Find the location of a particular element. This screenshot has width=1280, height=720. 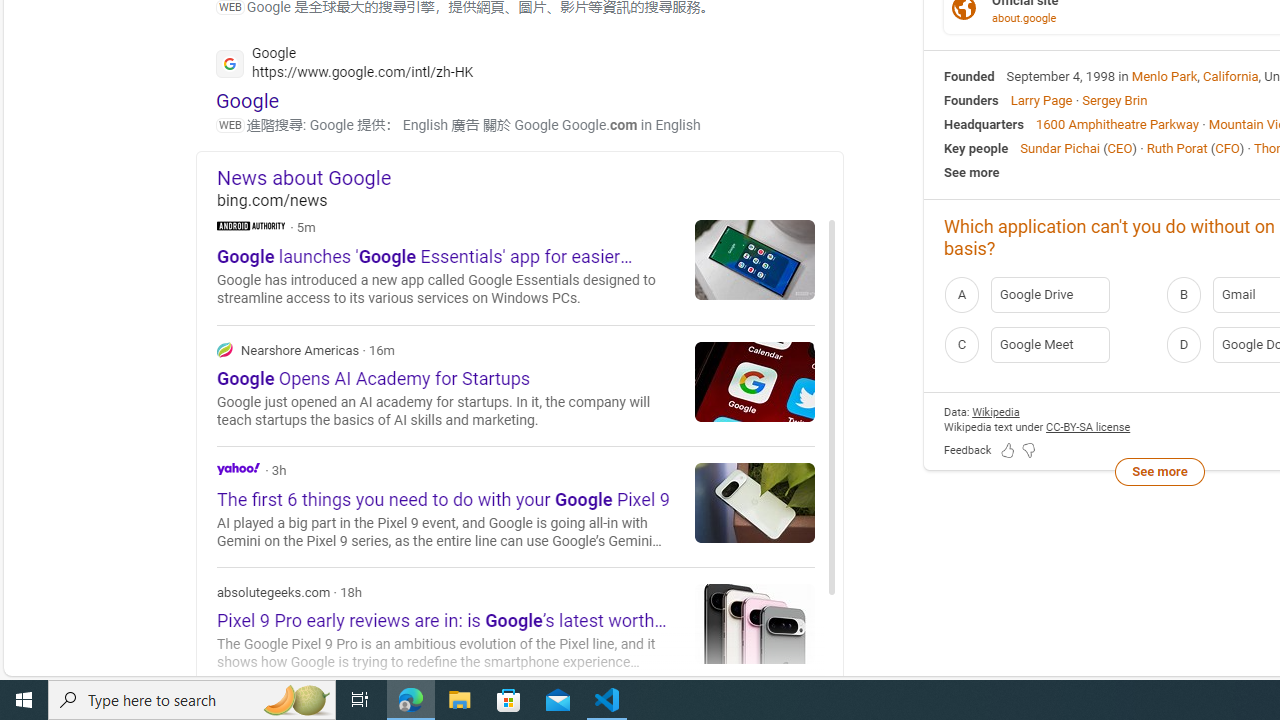

'Ruth Porat' is located at coordinates (1176, 146).